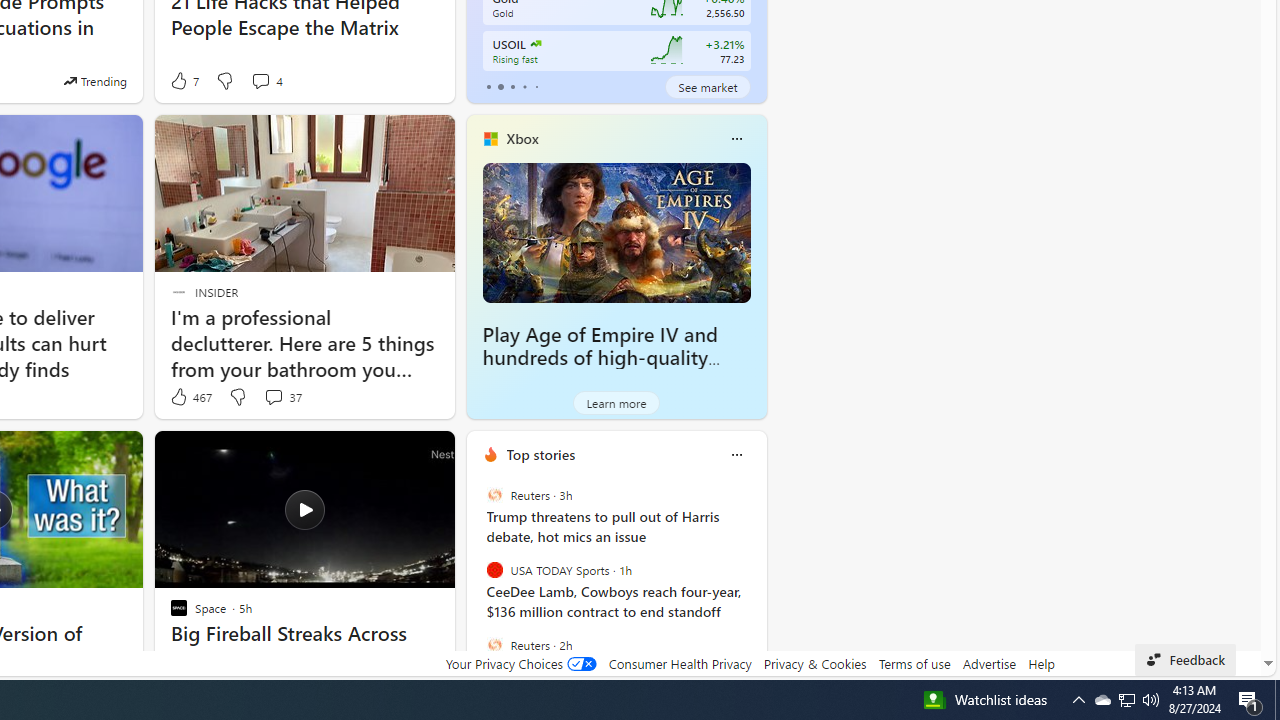 Image resolution: width=1280 pixels, height=720 pixels. Describe the element at coordinates (1040, 663) in the screenshot. I see `'Help'` at that location.